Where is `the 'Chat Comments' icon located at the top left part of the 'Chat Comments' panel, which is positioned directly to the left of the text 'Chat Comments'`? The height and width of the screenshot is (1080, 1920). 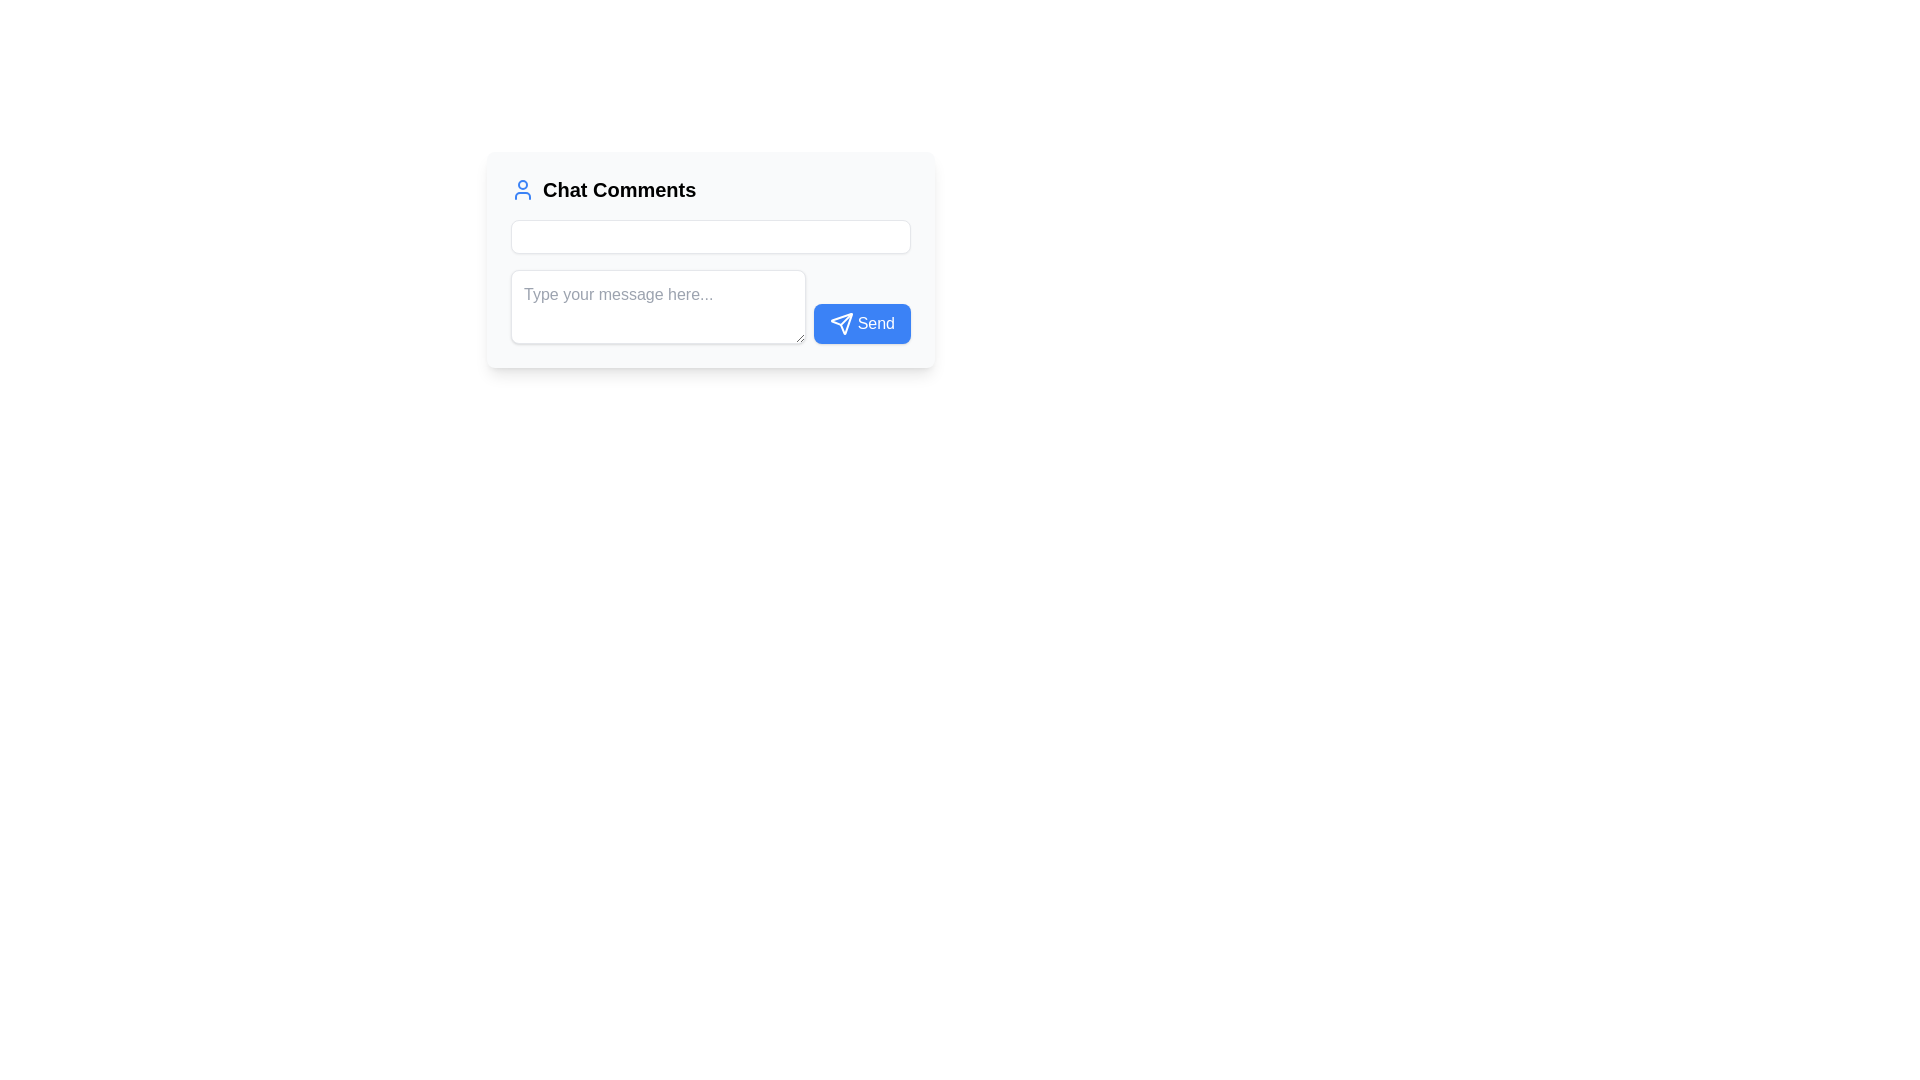
the 'Chat Comments' icon located at the top left part of the 'Chat Comments' panel, which is positioned directly to the left of the text 'Chat Comments' is located at coordinates (523, 189).